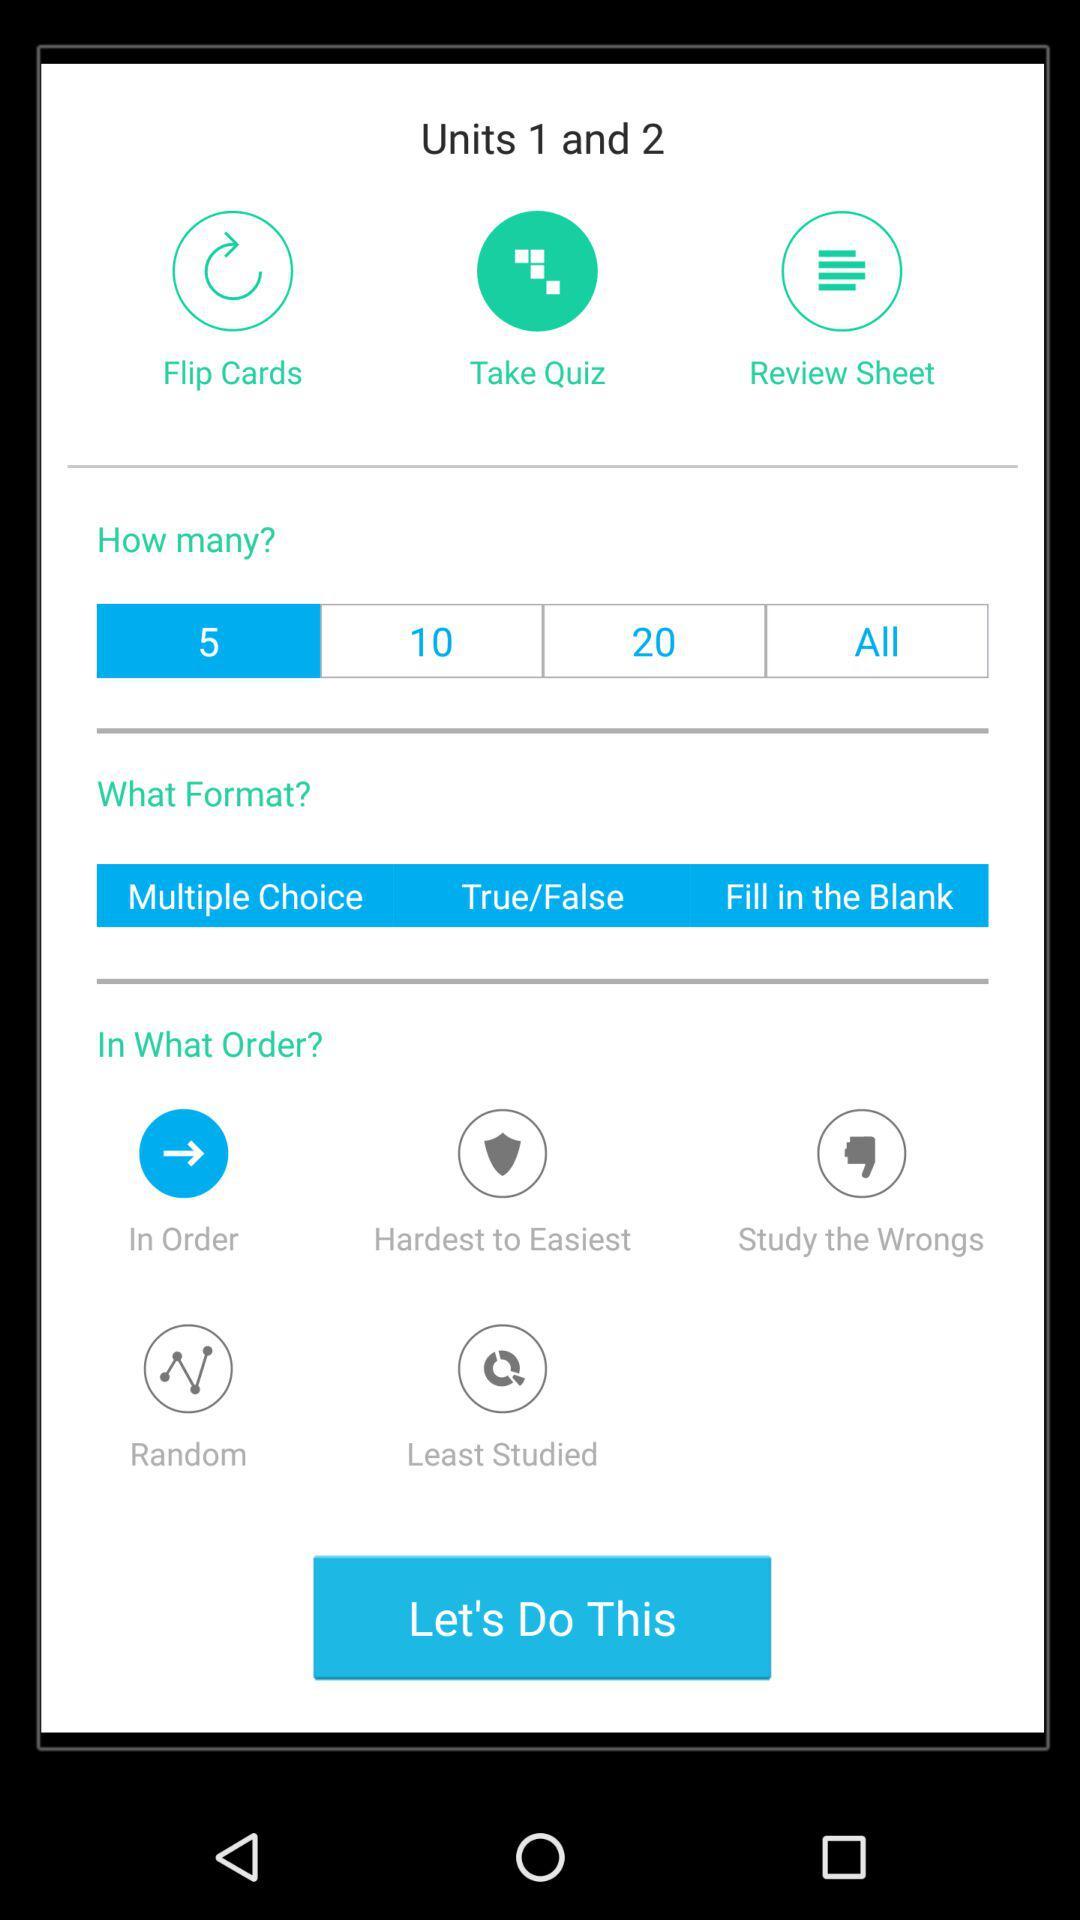 The width and height of the screenshot is (1080, 1920). I want to click on study the wrongs, so click(860, 1153).